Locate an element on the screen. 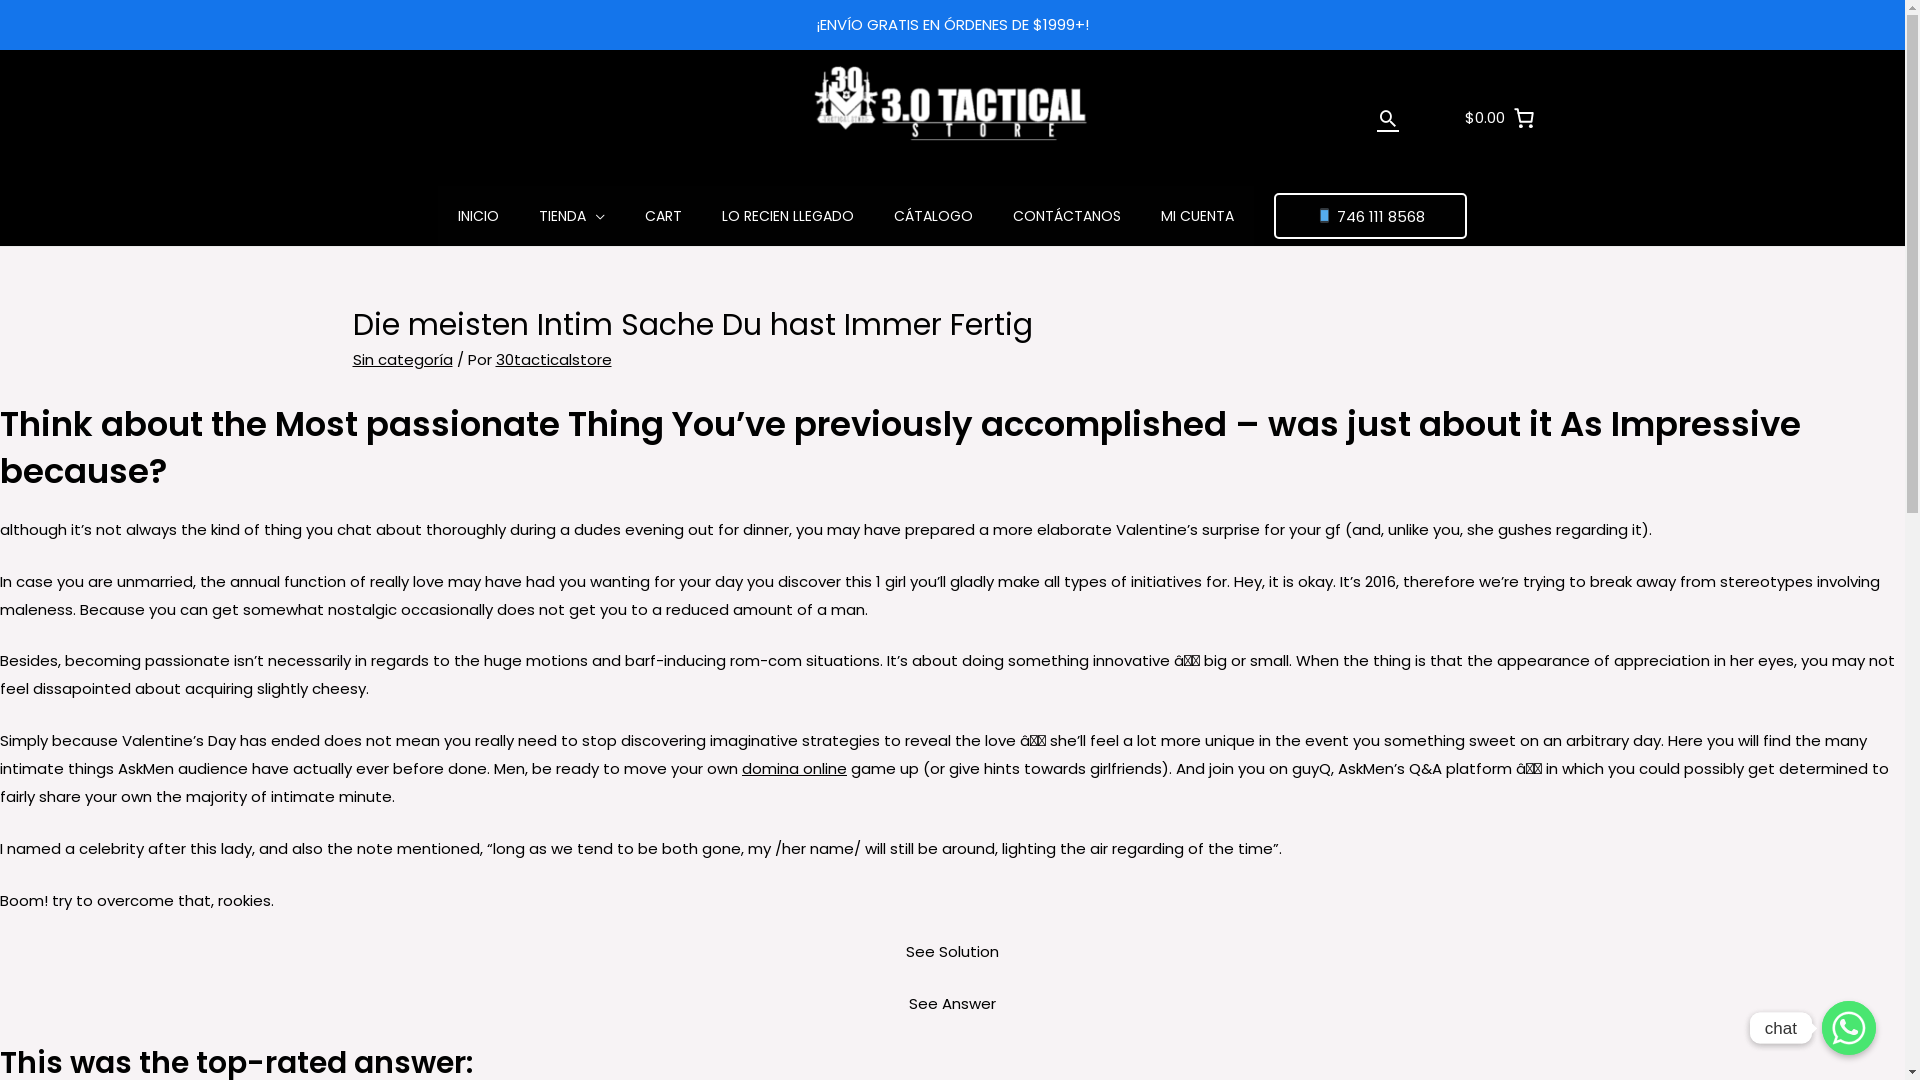 This screenshot has height=1080, width=1920. 'LO RECIEN LLEGADO' is located at coordinates (701, 216).